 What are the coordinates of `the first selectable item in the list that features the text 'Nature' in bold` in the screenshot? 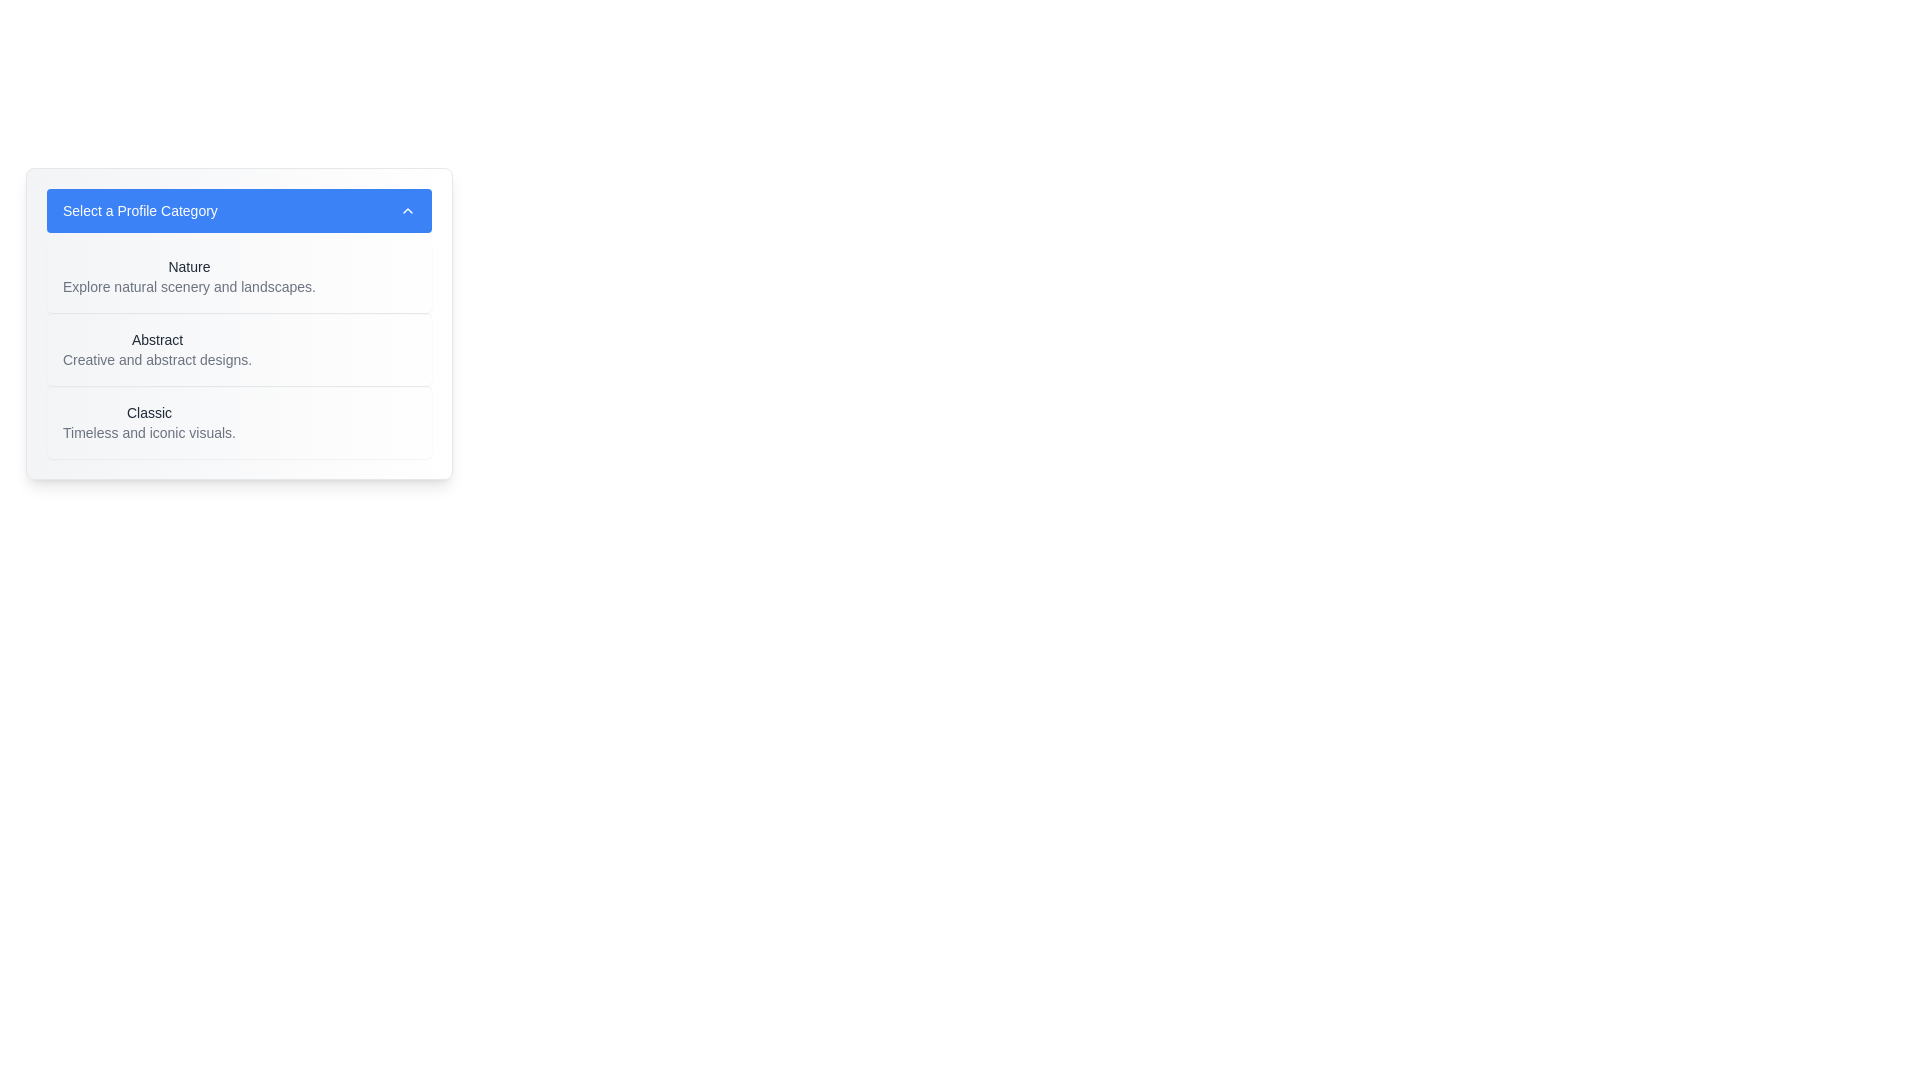 It's located at (239, 277).